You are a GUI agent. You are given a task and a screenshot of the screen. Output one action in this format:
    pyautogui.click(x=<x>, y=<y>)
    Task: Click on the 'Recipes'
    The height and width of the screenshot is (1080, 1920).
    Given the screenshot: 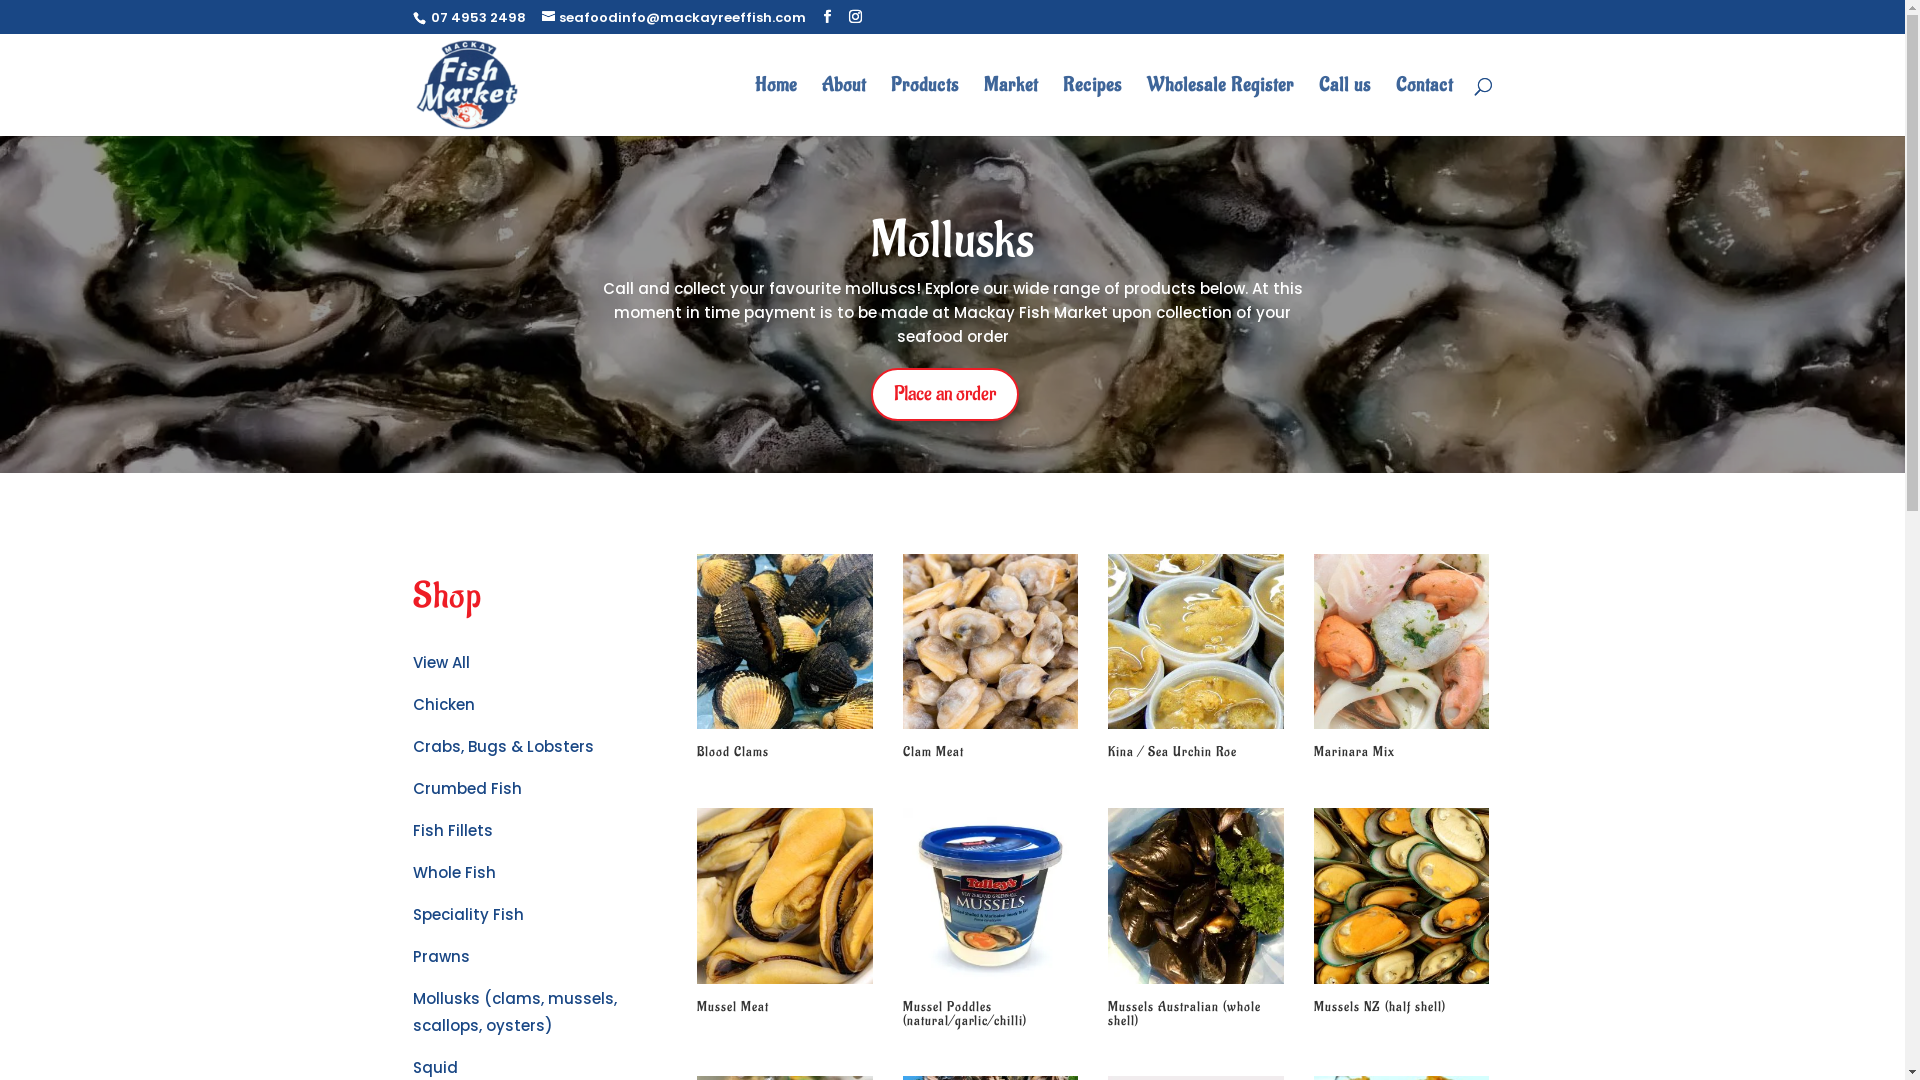 What is the action you would take?
    pyautogui.click(x=1090, y=107)
    